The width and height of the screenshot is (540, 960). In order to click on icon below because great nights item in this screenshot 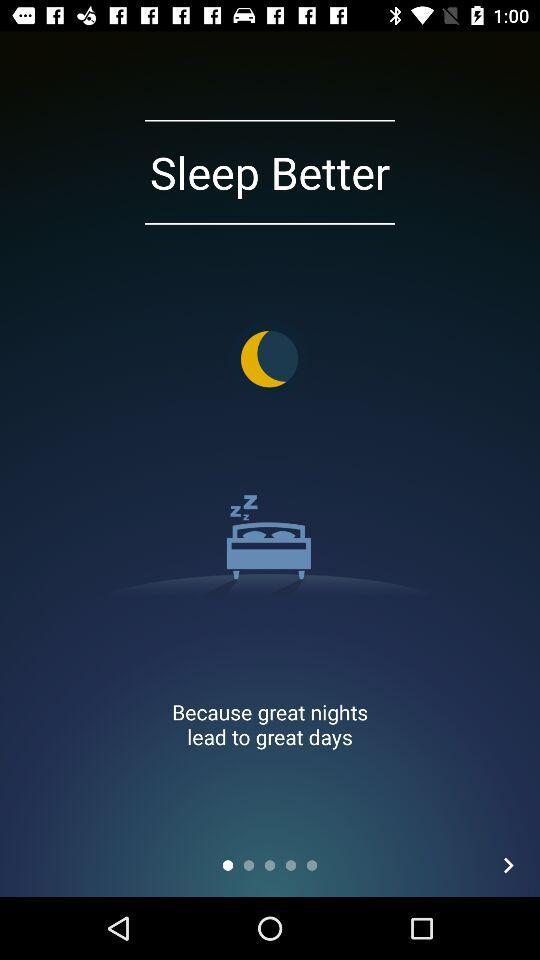, I will do `click(508, 864)`.